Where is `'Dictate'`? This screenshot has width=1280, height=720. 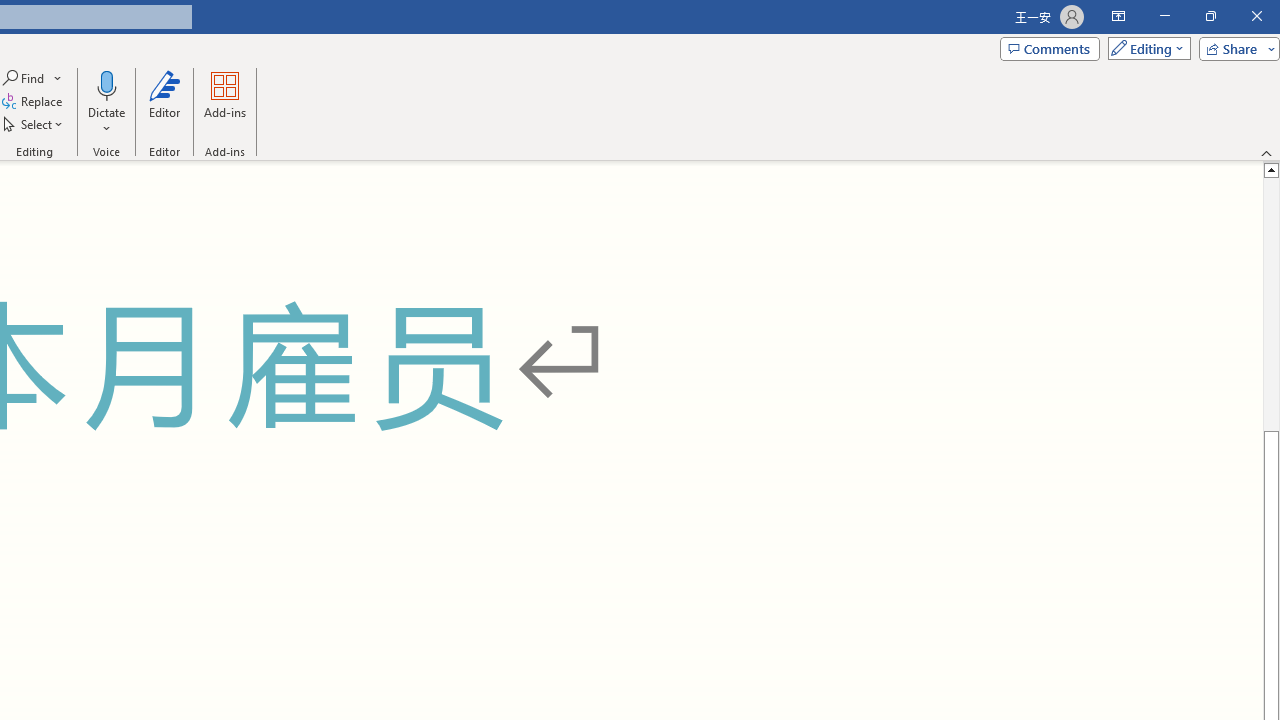 'Dictate' is located at coordinates (105, 84).